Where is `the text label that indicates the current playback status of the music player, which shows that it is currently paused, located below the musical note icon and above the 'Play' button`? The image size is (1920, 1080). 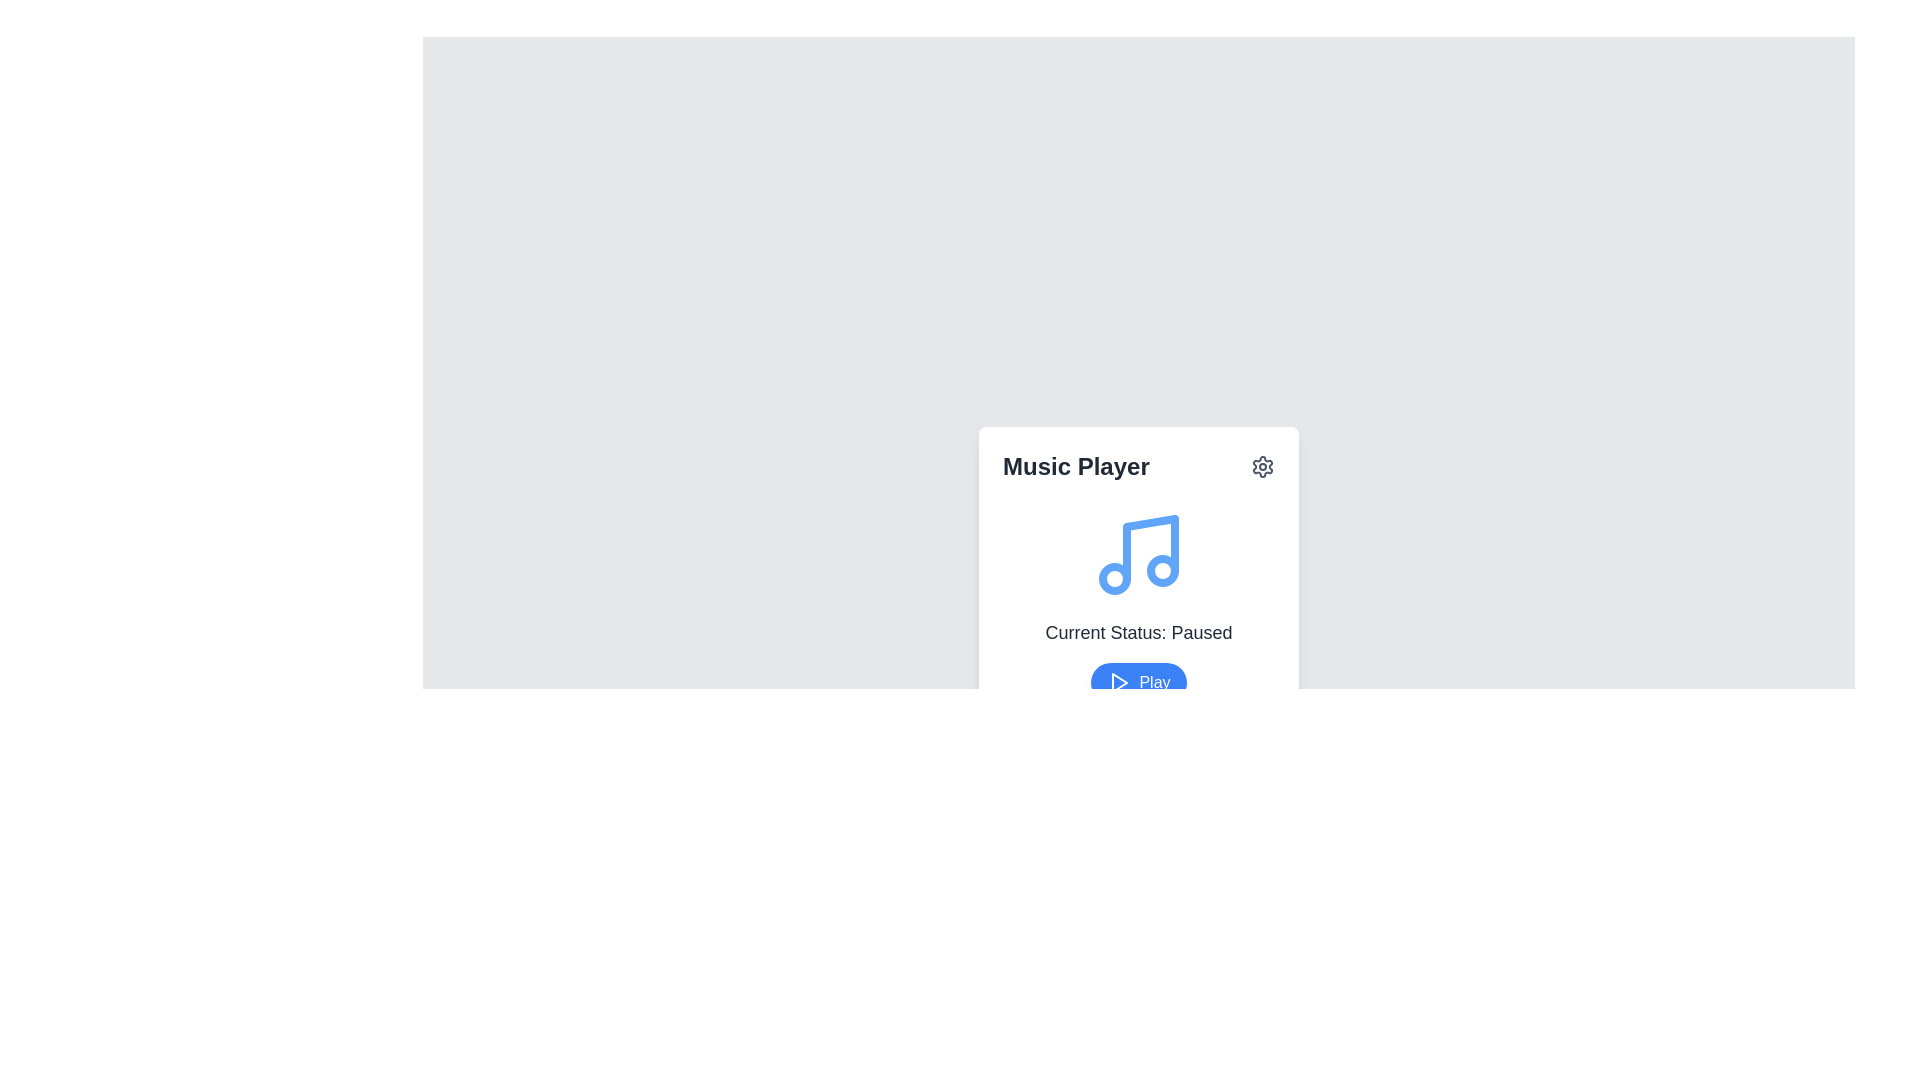
the text label that indicates the current playback status of the music player, which shows that it is currently paused, located below the musical note icon and above the 'Play' button is located at coordinates (1138, 632).